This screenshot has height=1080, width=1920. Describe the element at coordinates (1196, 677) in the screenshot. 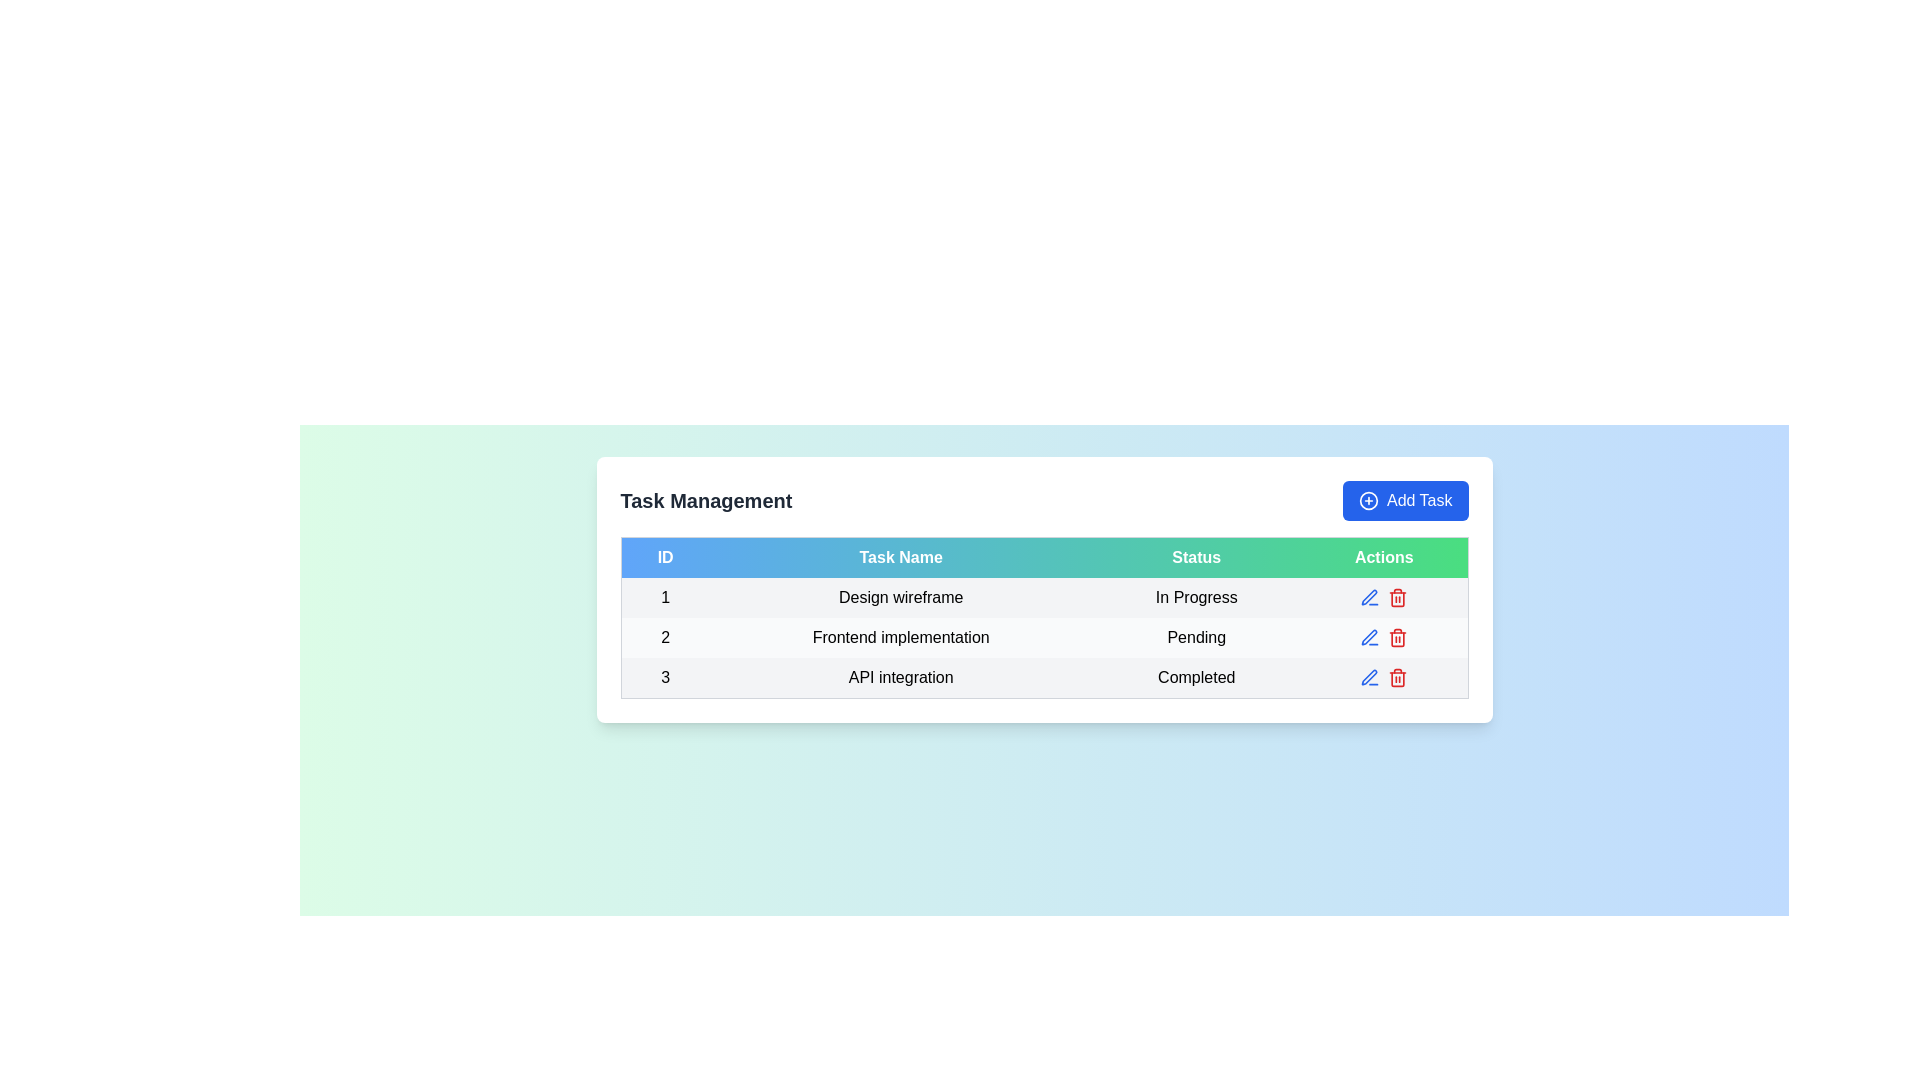

I see `the static text field displaying 'Completed' in the status column of the task management table, which is located in the third row to the right of 'API integration'` at that location.